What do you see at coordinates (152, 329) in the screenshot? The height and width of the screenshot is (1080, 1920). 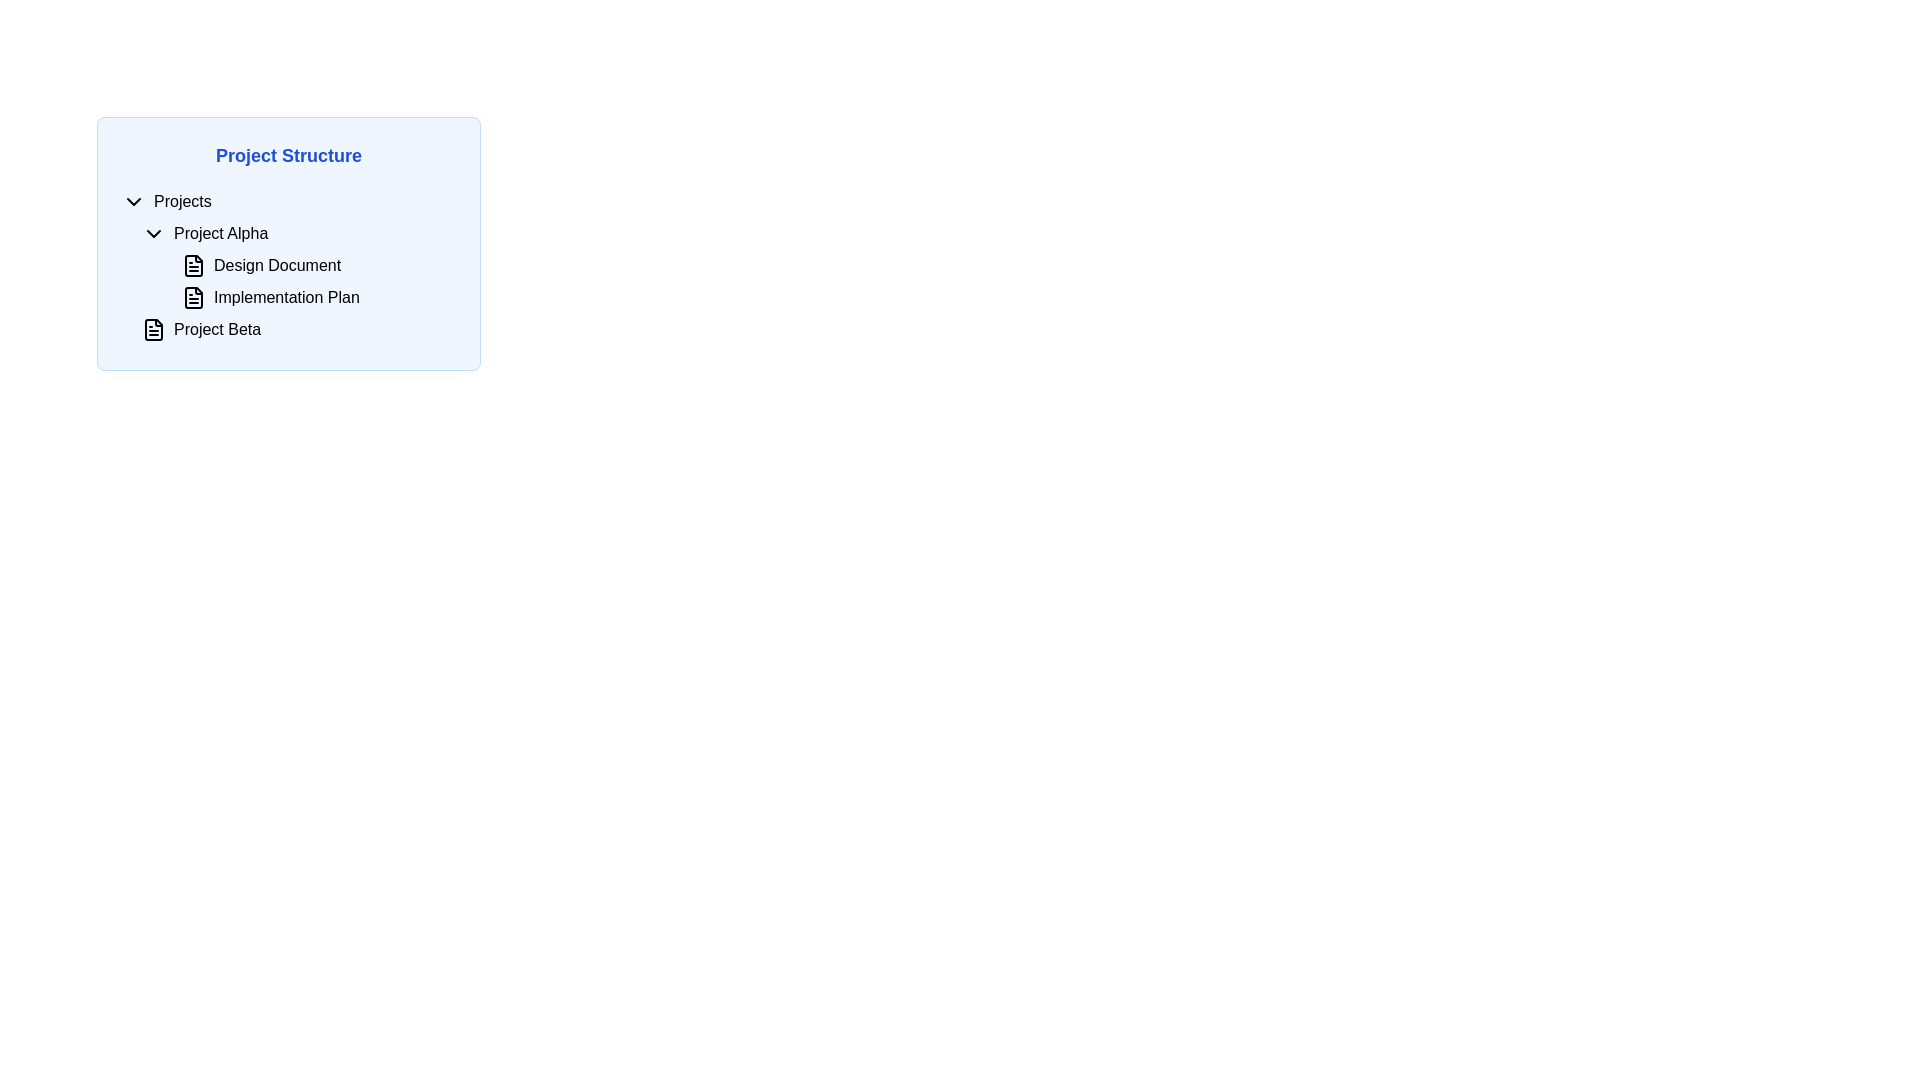 I see `the document icon representing 'Project Beta', located to the left of its label in the 'Project Structure' list` at bounding box center [152, 329].